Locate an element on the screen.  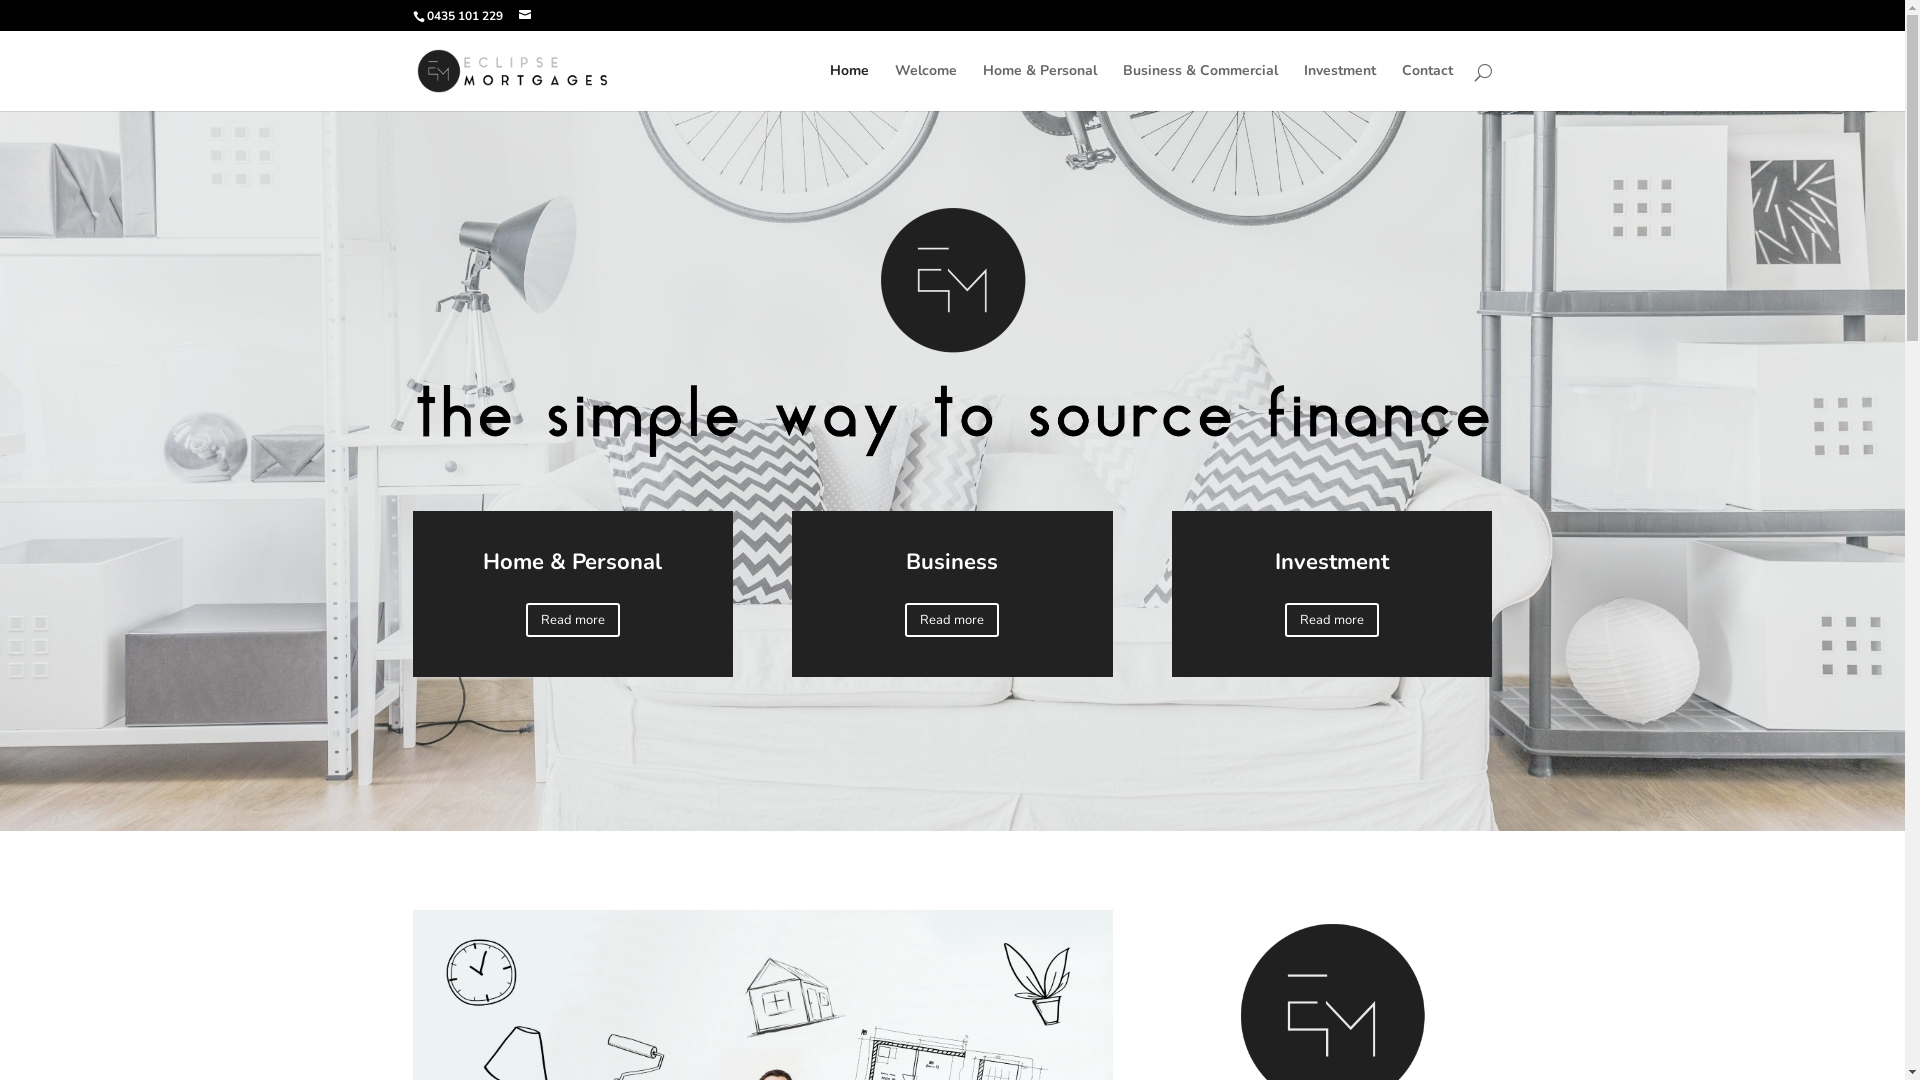
'Welcome' is located at coordinates (924, 86).